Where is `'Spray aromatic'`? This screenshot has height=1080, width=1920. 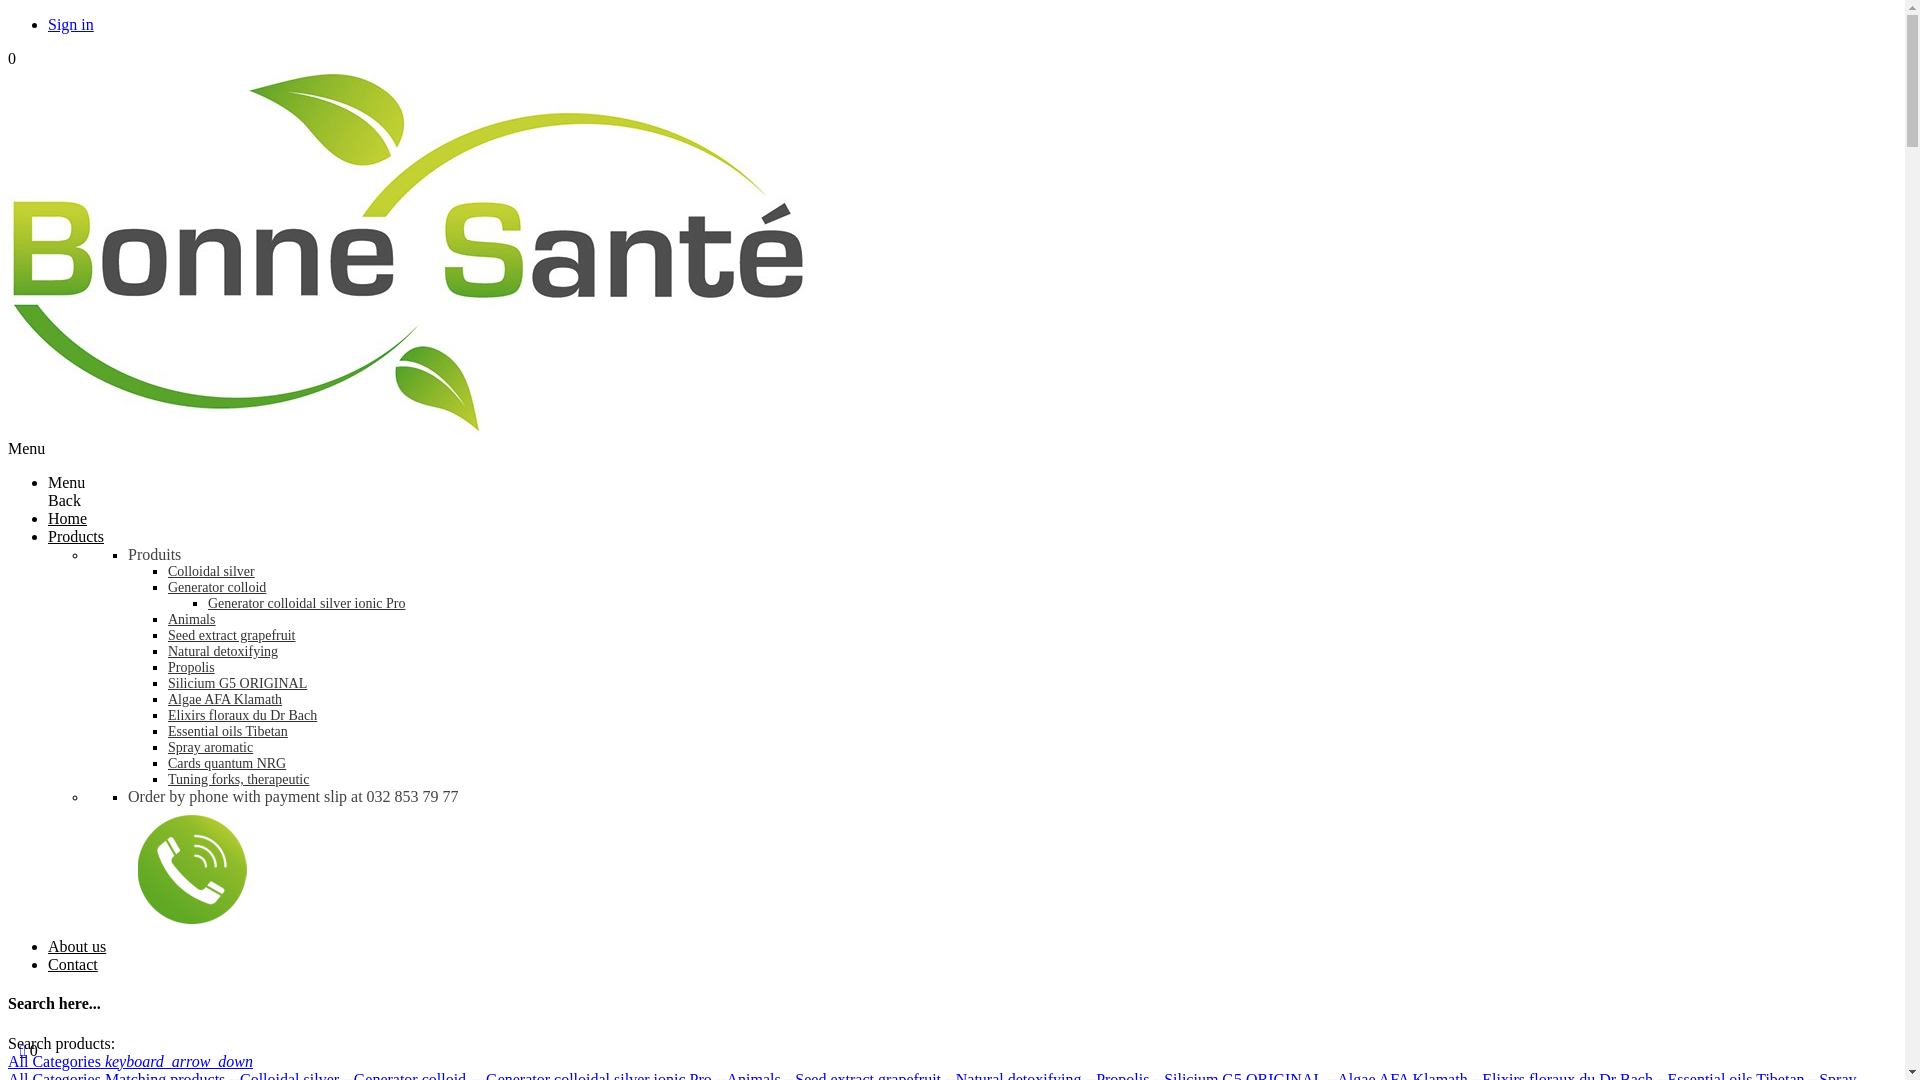
'Spray aromatic' is located at coordinates (210, 747).